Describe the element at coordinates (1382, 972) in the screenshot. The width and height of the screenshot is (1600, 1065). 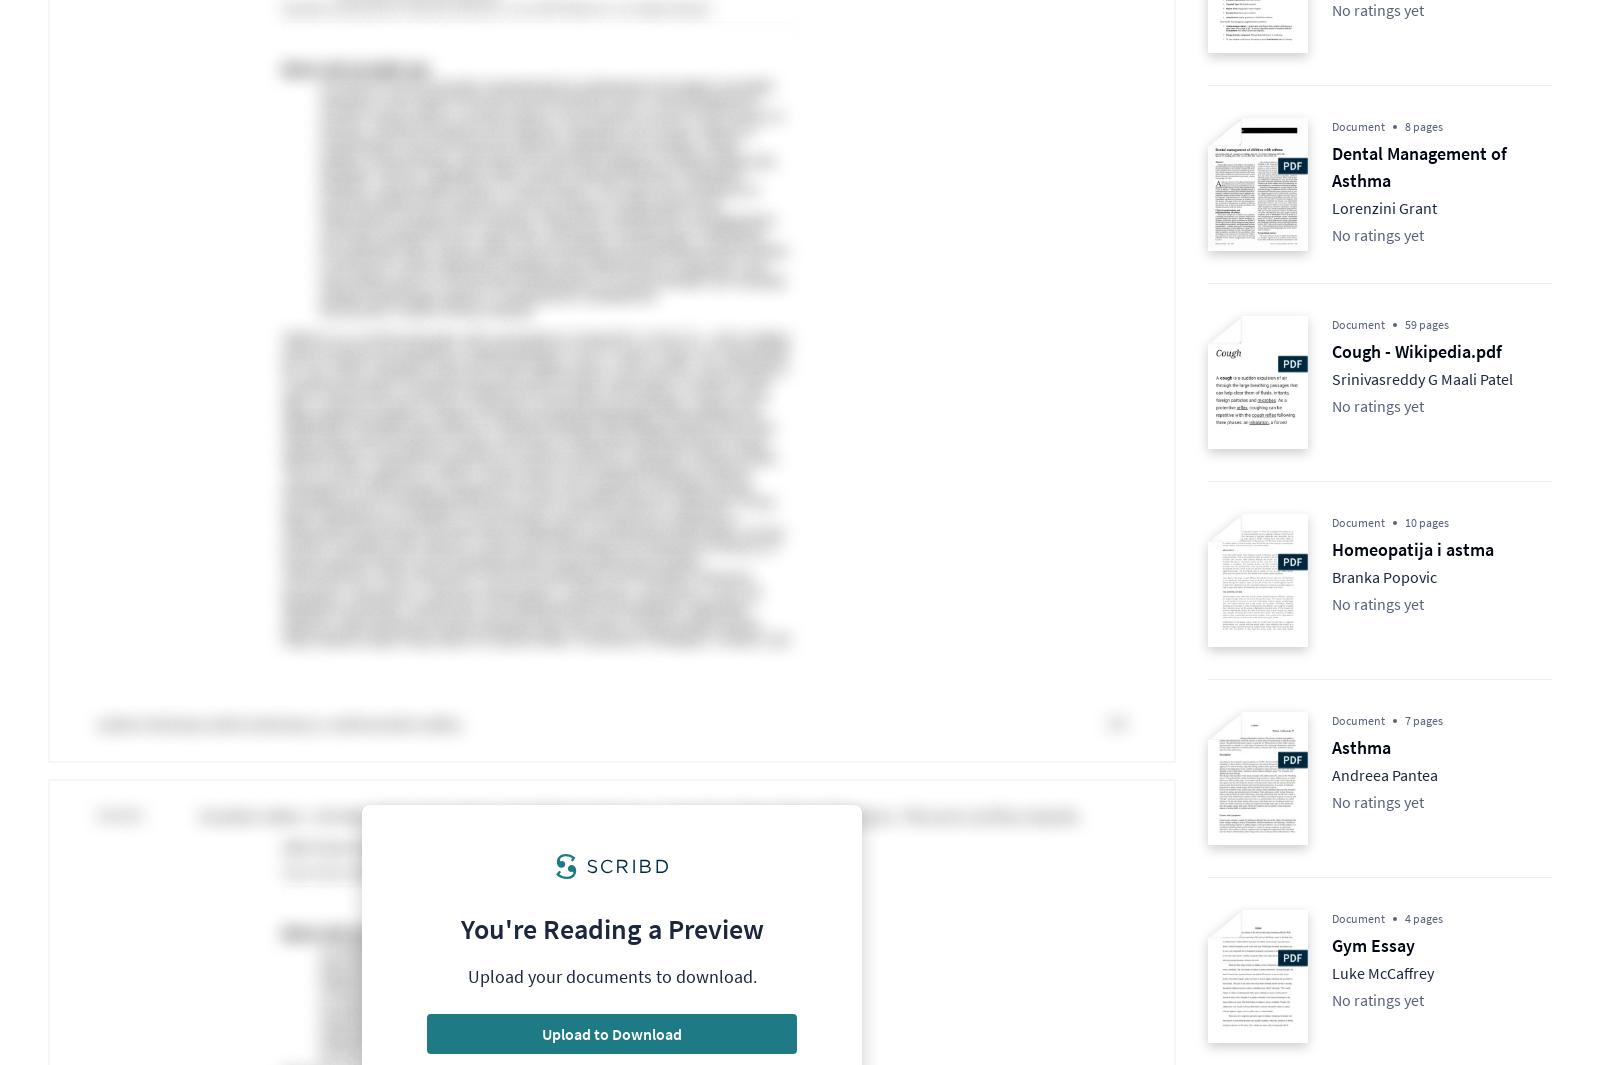
I see `'Luke McCaffrey'` at that location.